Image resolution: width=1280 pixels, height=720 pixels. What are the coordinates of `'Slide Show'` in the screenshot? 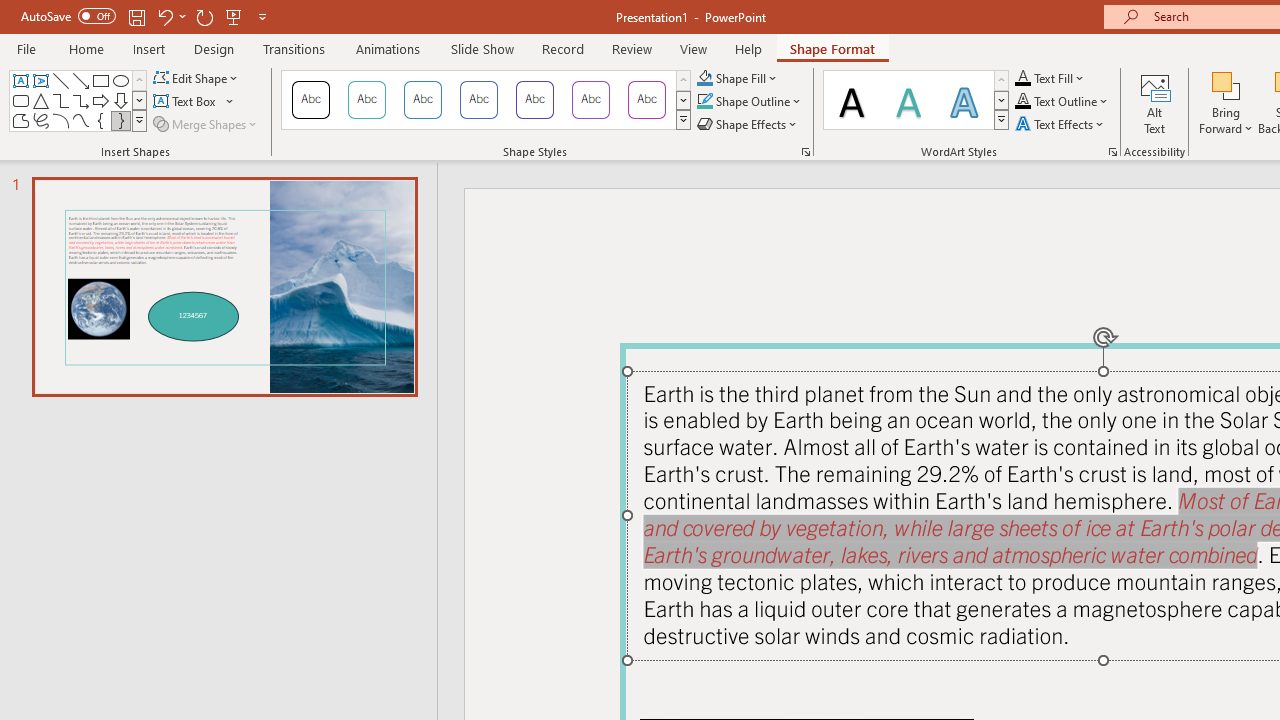 It's located at (481, 48).